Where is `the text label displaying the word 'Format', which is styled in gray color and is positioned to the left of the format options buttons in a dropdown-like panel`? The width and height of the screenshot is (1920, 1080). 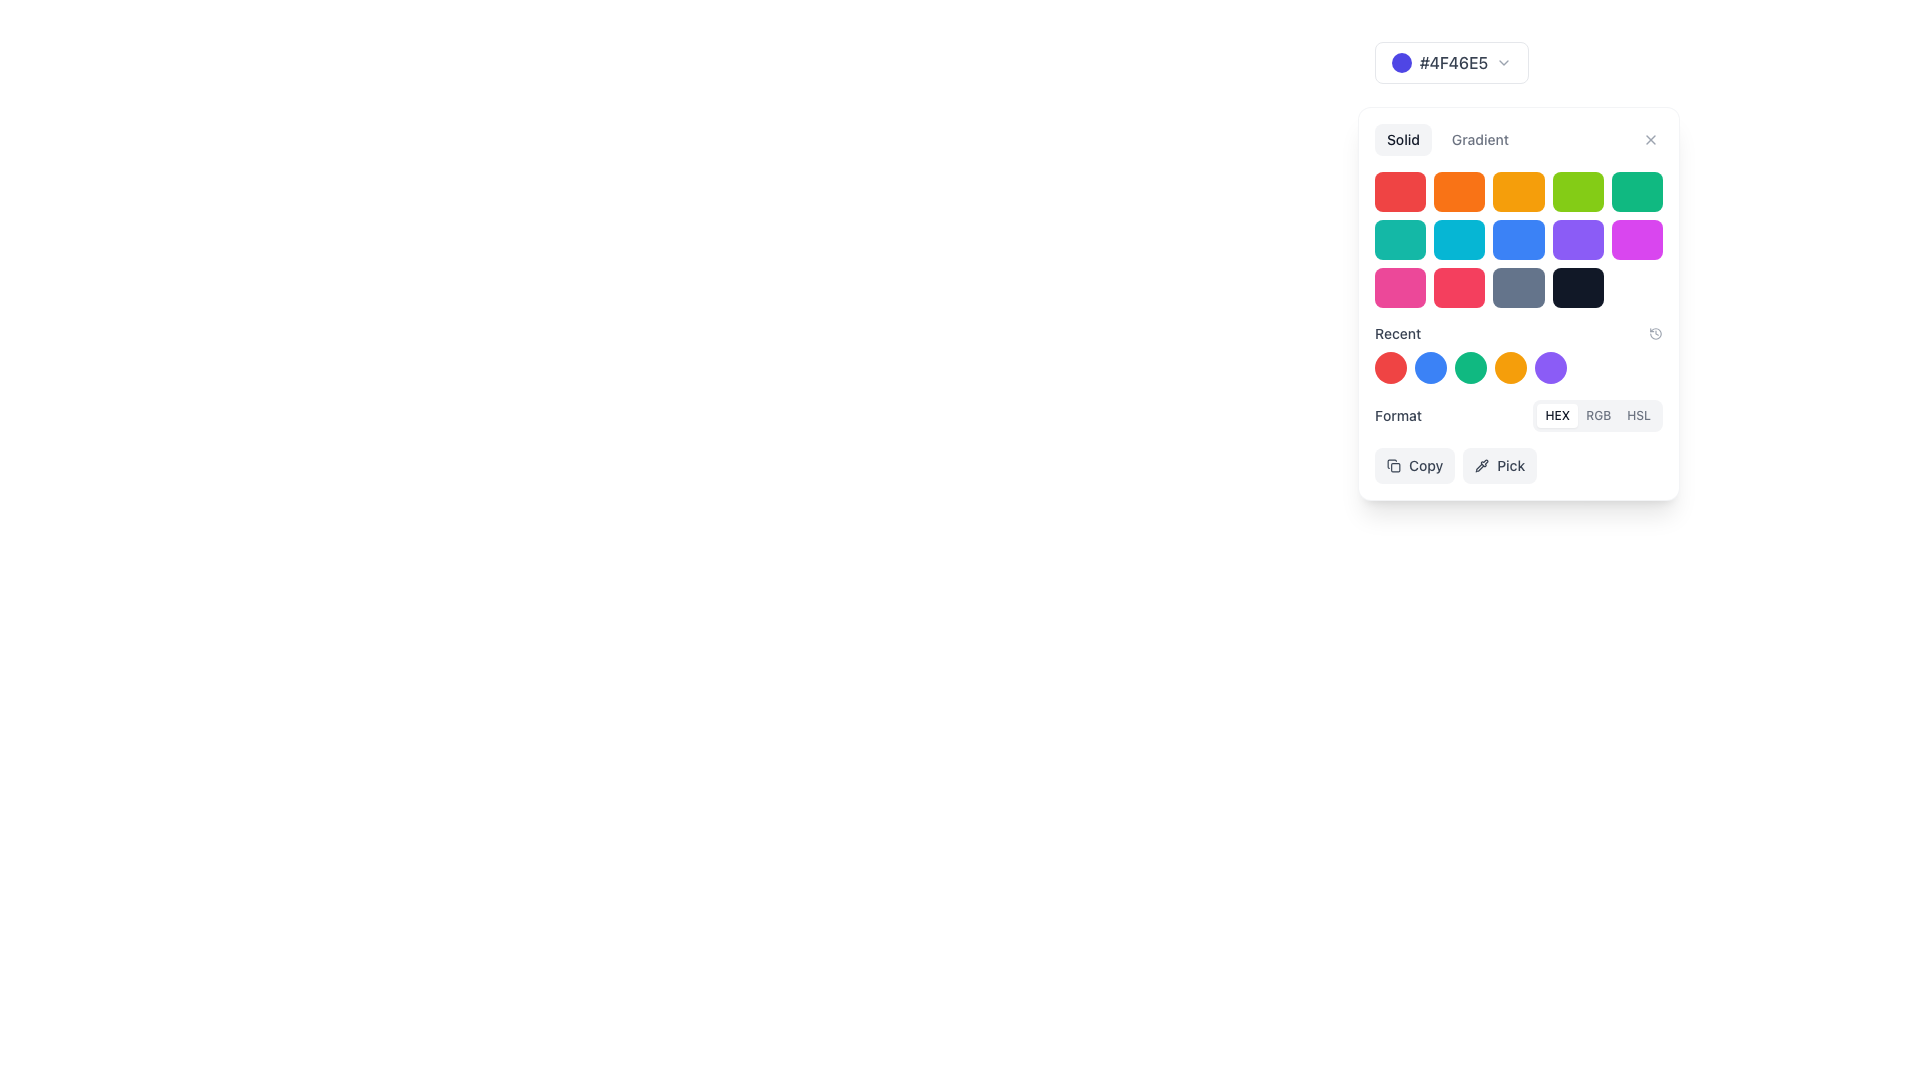 the text label displaying the word 'Format', which is styled in gray color and is positioned to the left of the format options buttons in a dropdown-like panel is located at coordinates (1397, 415).